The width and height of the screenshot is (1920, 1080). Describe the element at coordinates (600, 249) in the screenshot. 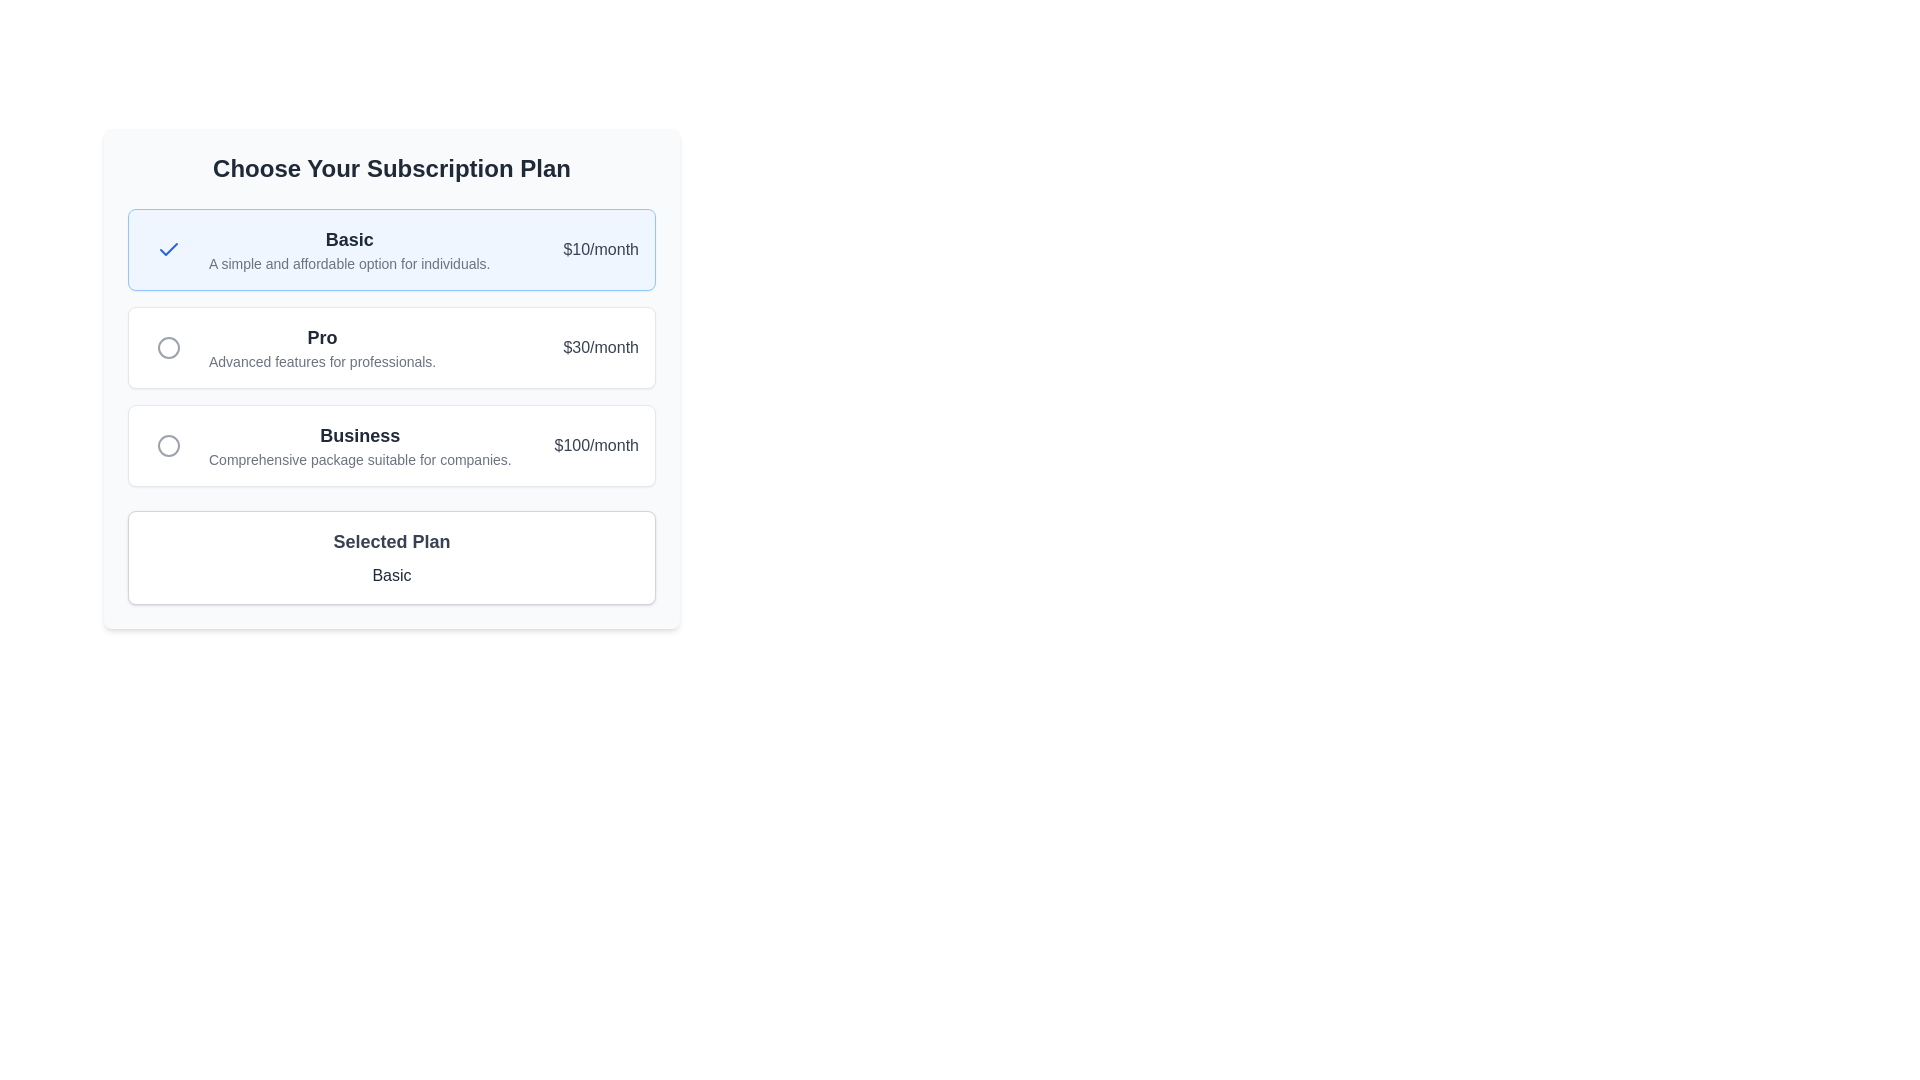

I see `the Label/Text Display that shows the pricing information for the 'Basic' subscription plan, located at the bottom-right of the subscription tier row` at that location.